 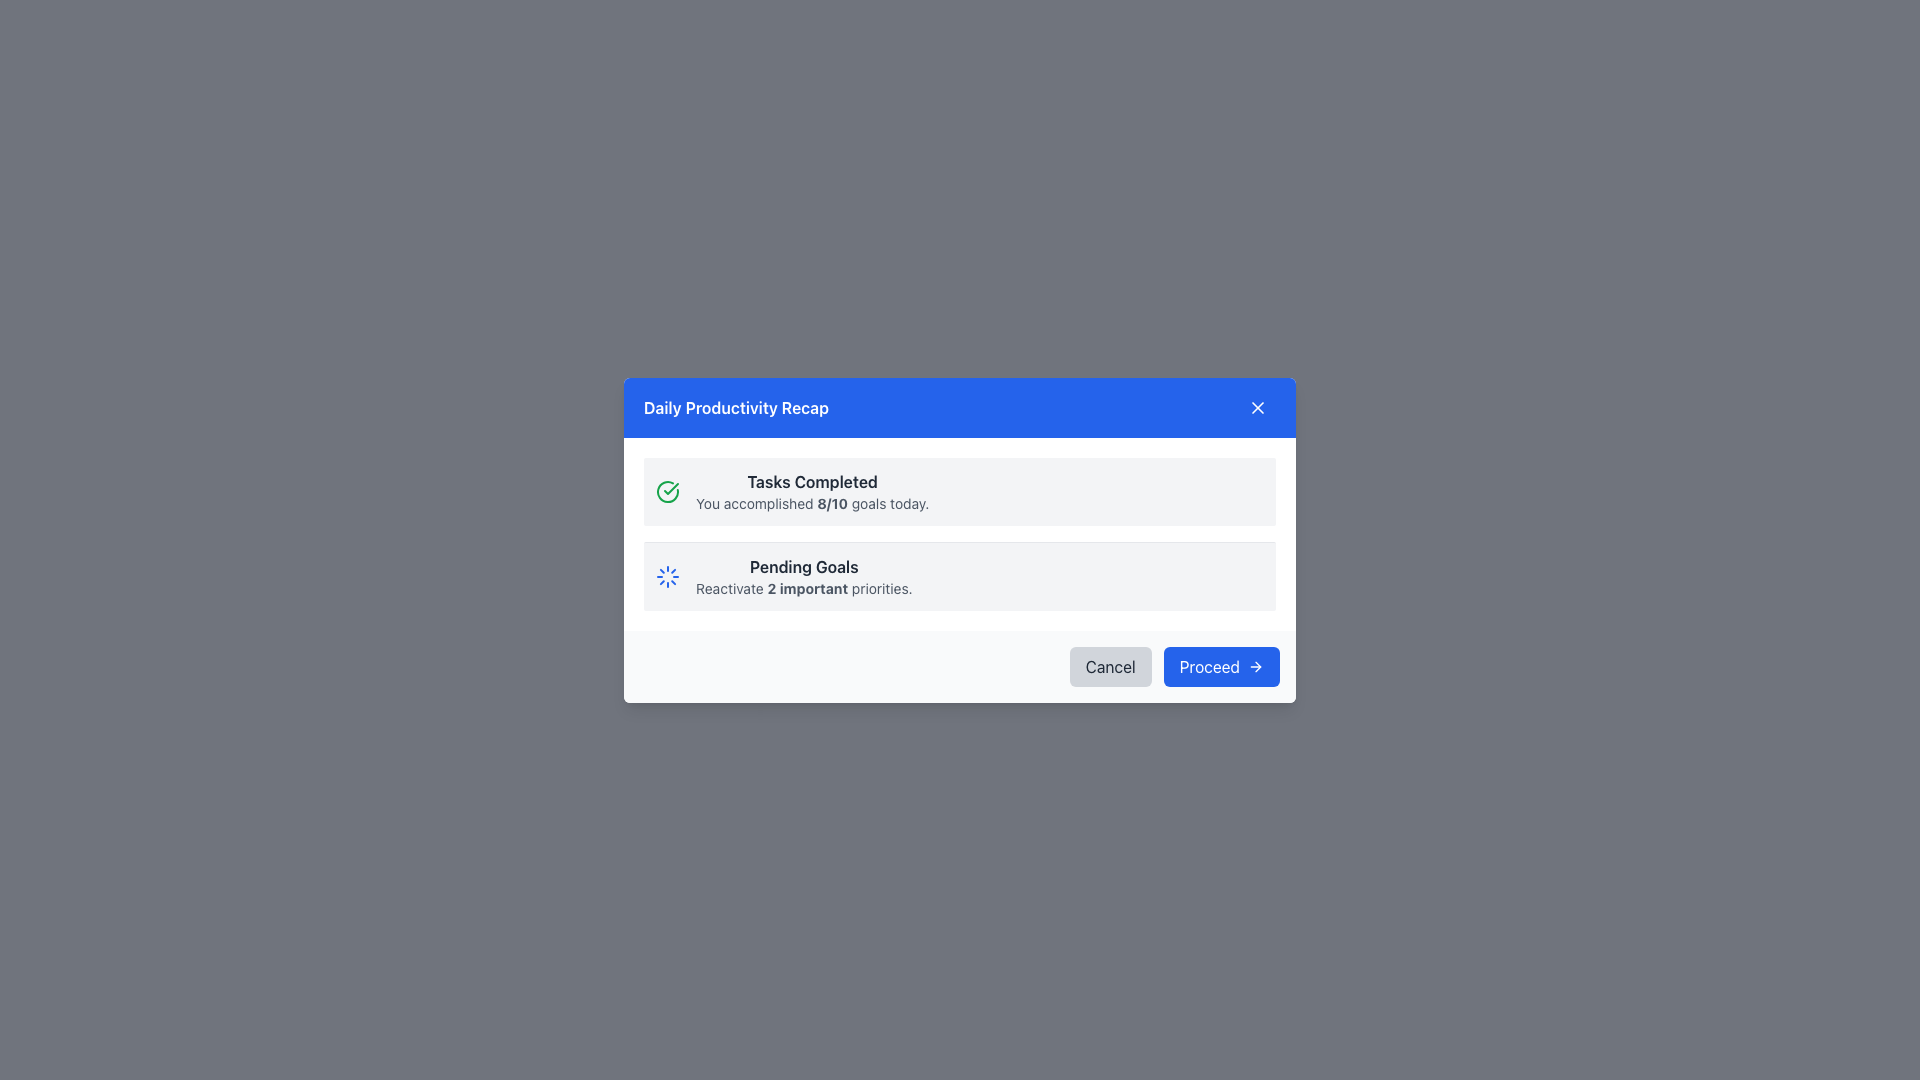 What do you see at coordinates (832, 501) in the screenshot?
I see `the text displaying the number of goals completed out of the total goals for the day, located under the 'Tasks Completed' section and to the right of the green checkmark icon` at bounding box center [832, 501].